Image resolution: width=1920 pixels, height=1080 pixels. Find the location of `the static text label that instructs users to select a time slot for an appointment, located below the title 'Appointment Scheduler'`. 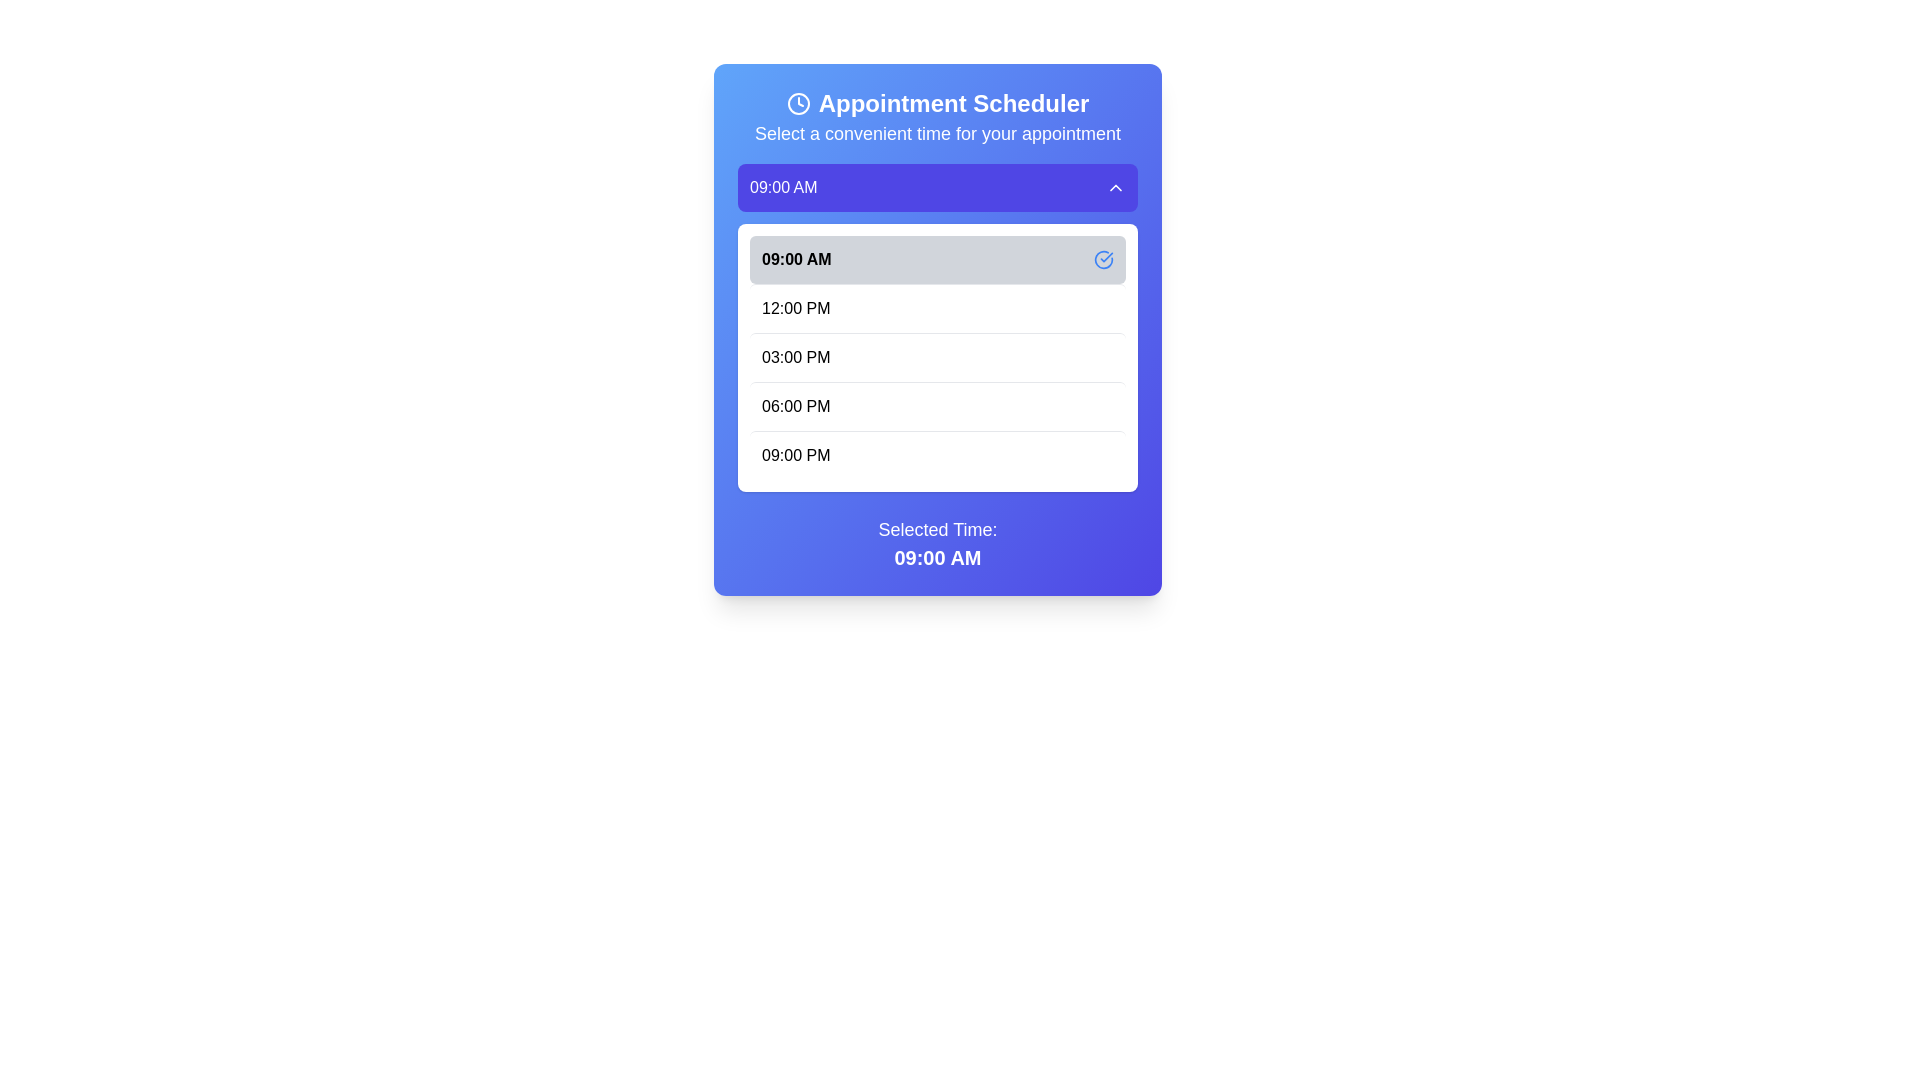

the static text label that instructs users to select a time slot for an appointment, located below the title 'Appointment Scheduler' is located at coordinates (936, 134).